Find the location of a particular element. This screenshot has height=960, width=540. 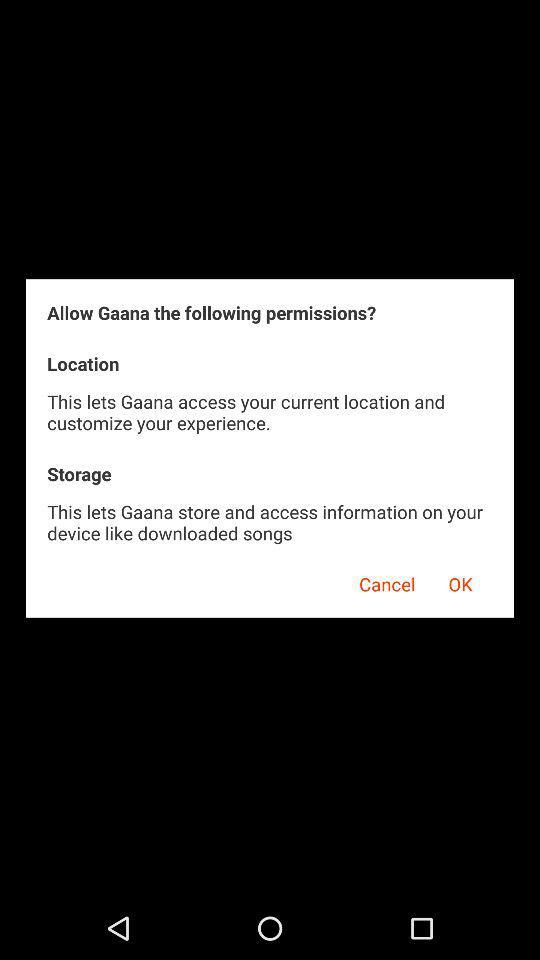

the ok item is located at coordinates (460, 581).